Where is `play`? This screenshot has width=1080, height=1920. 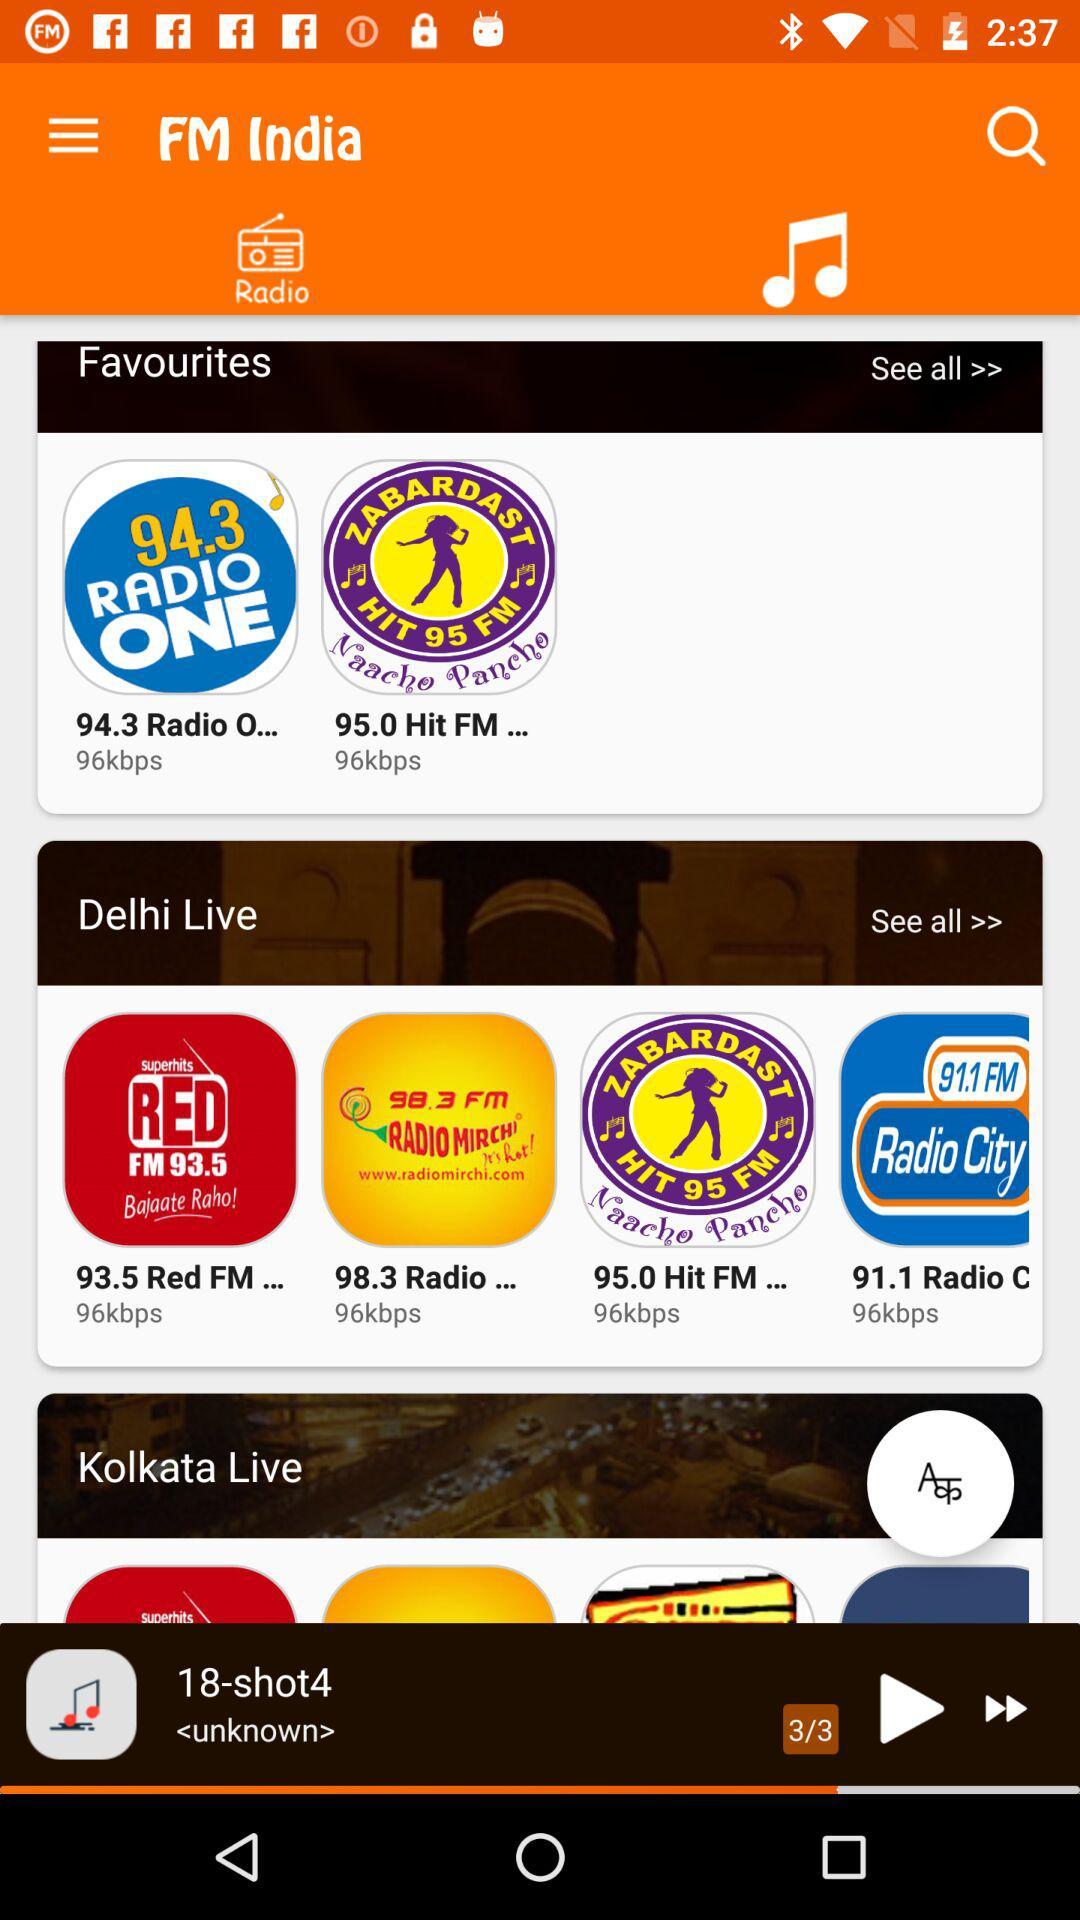 play is located at coordinates (906, 1707).